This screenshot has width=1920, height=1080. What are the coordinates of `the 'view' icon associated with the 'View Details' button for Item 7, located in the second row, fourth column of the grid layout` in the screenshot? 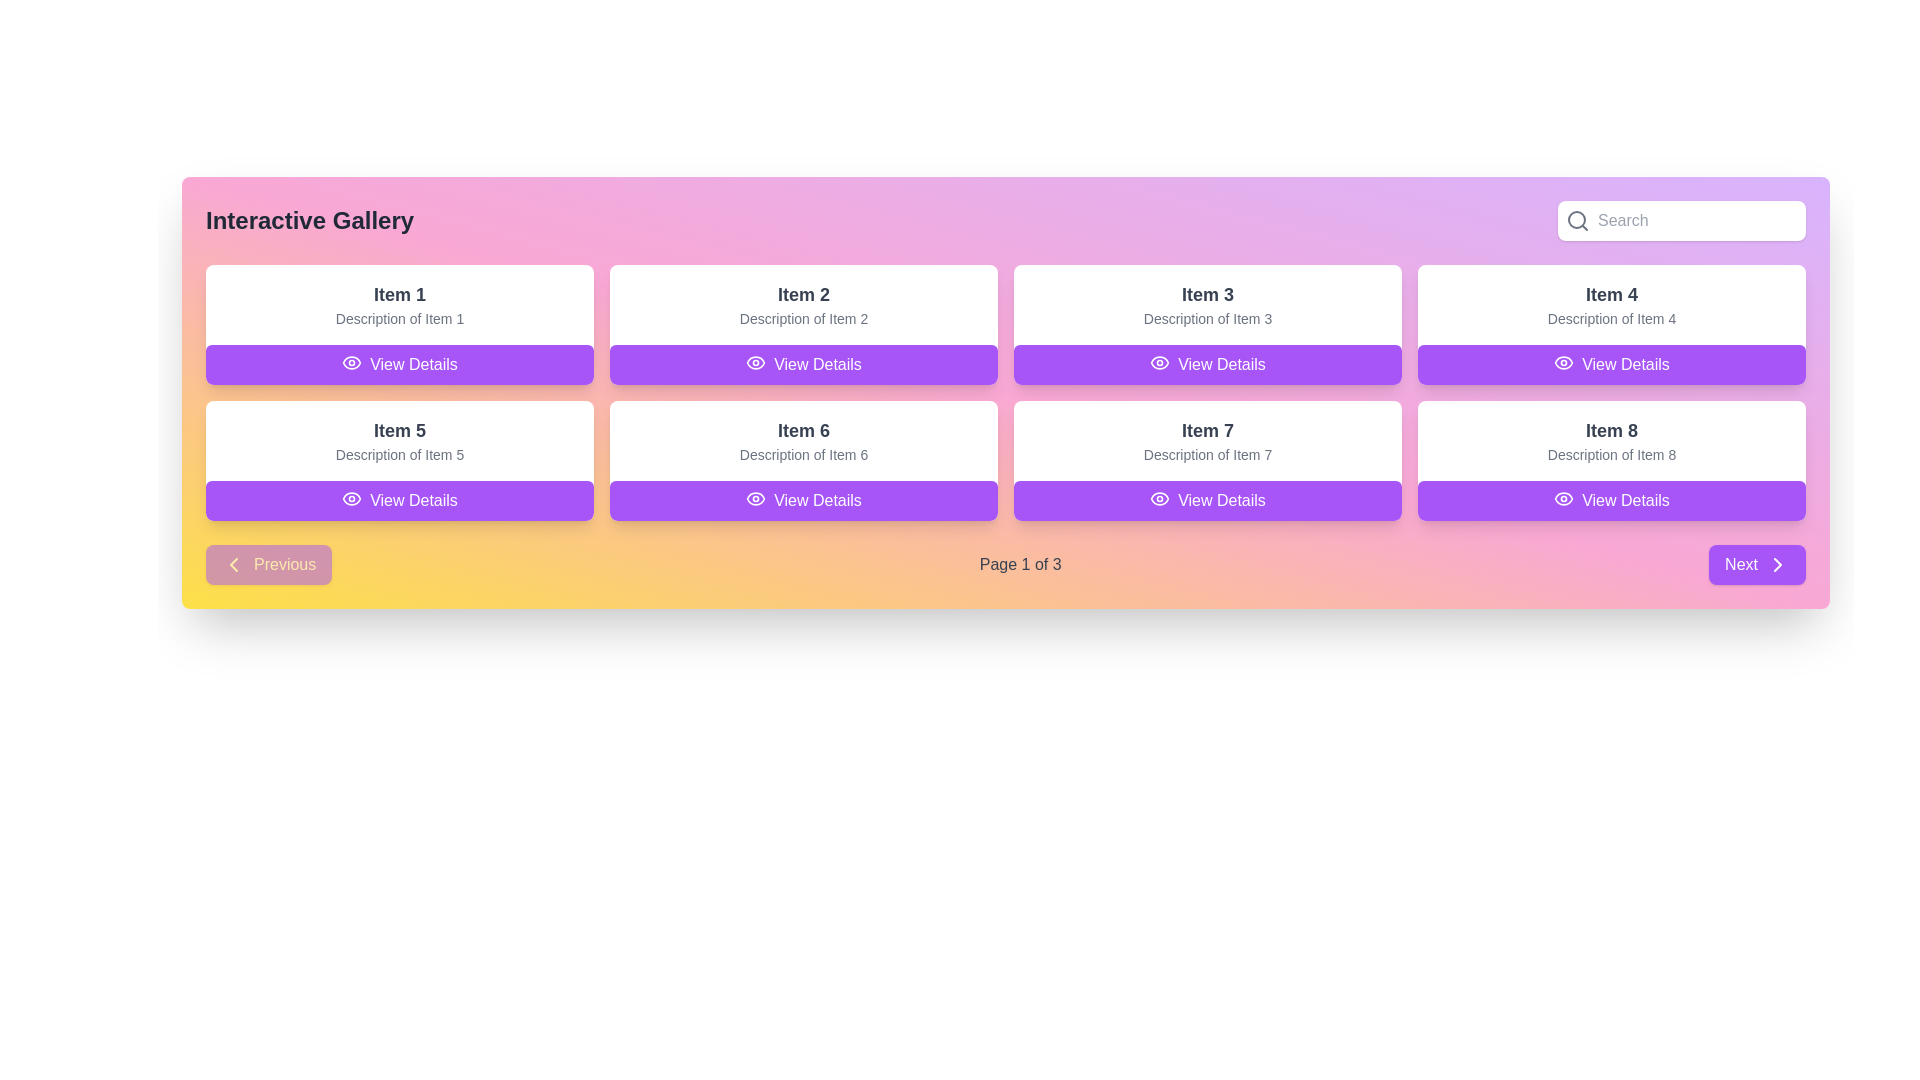 It's located at (1160, 497).